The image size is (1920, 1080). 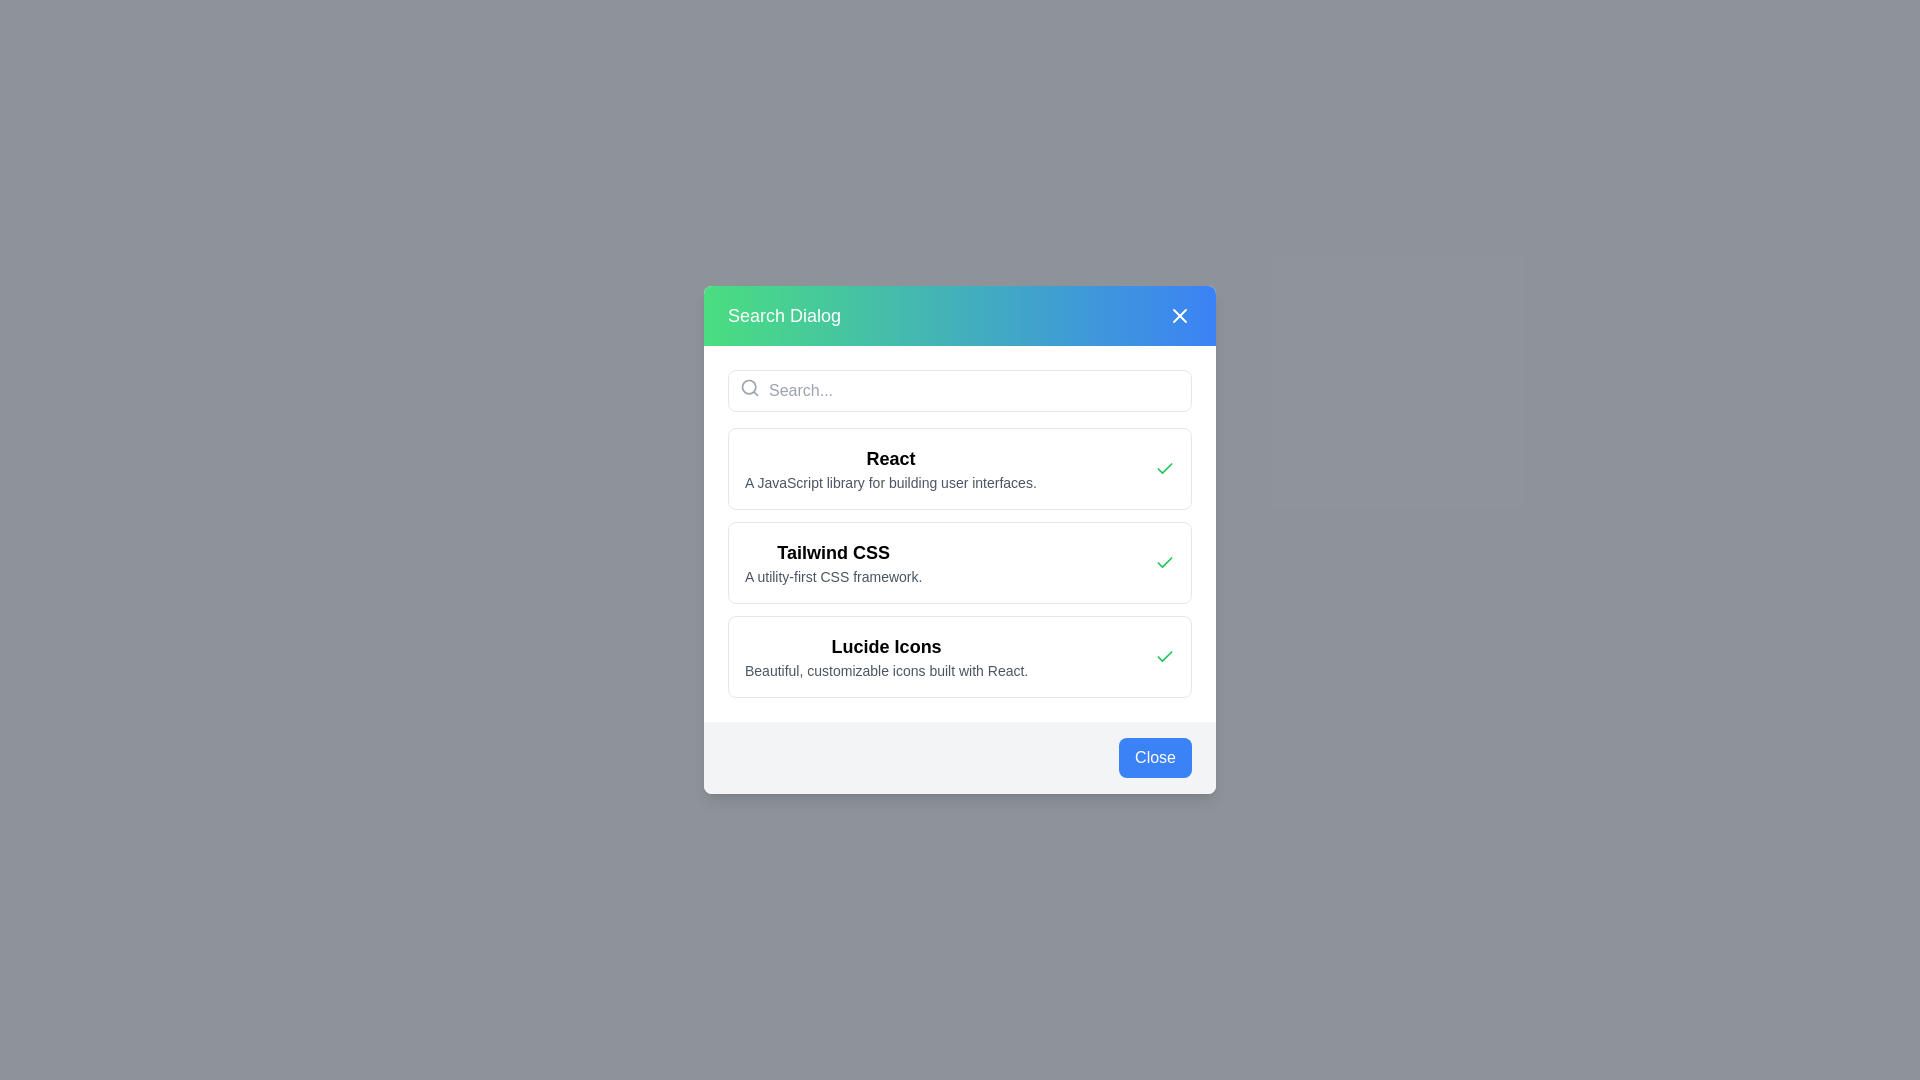 I want to click on the informational card displaying 'React', which is the first item in a vertical list within the modal dialog, so click(x=889, y=469).